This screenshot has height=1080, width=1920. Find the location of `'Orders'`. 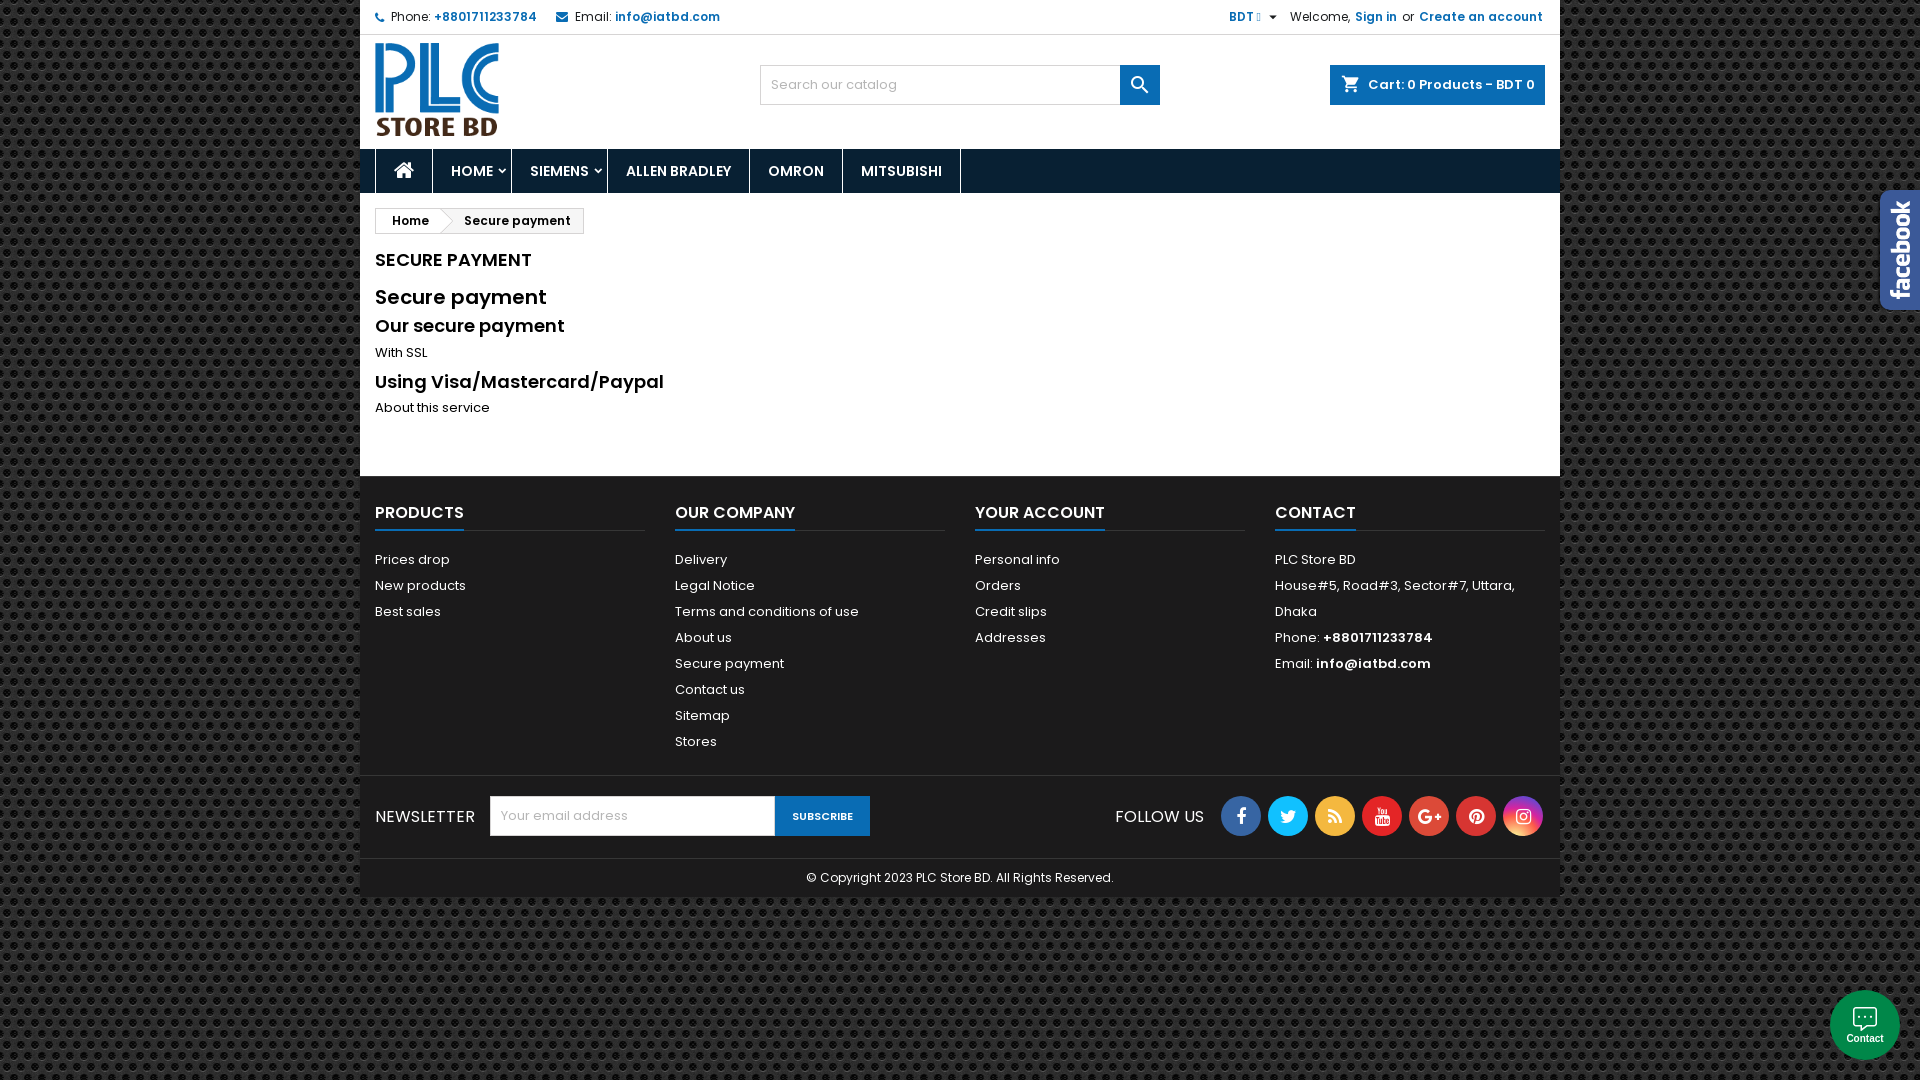

'Orders' is located at coordinates (998, 585).